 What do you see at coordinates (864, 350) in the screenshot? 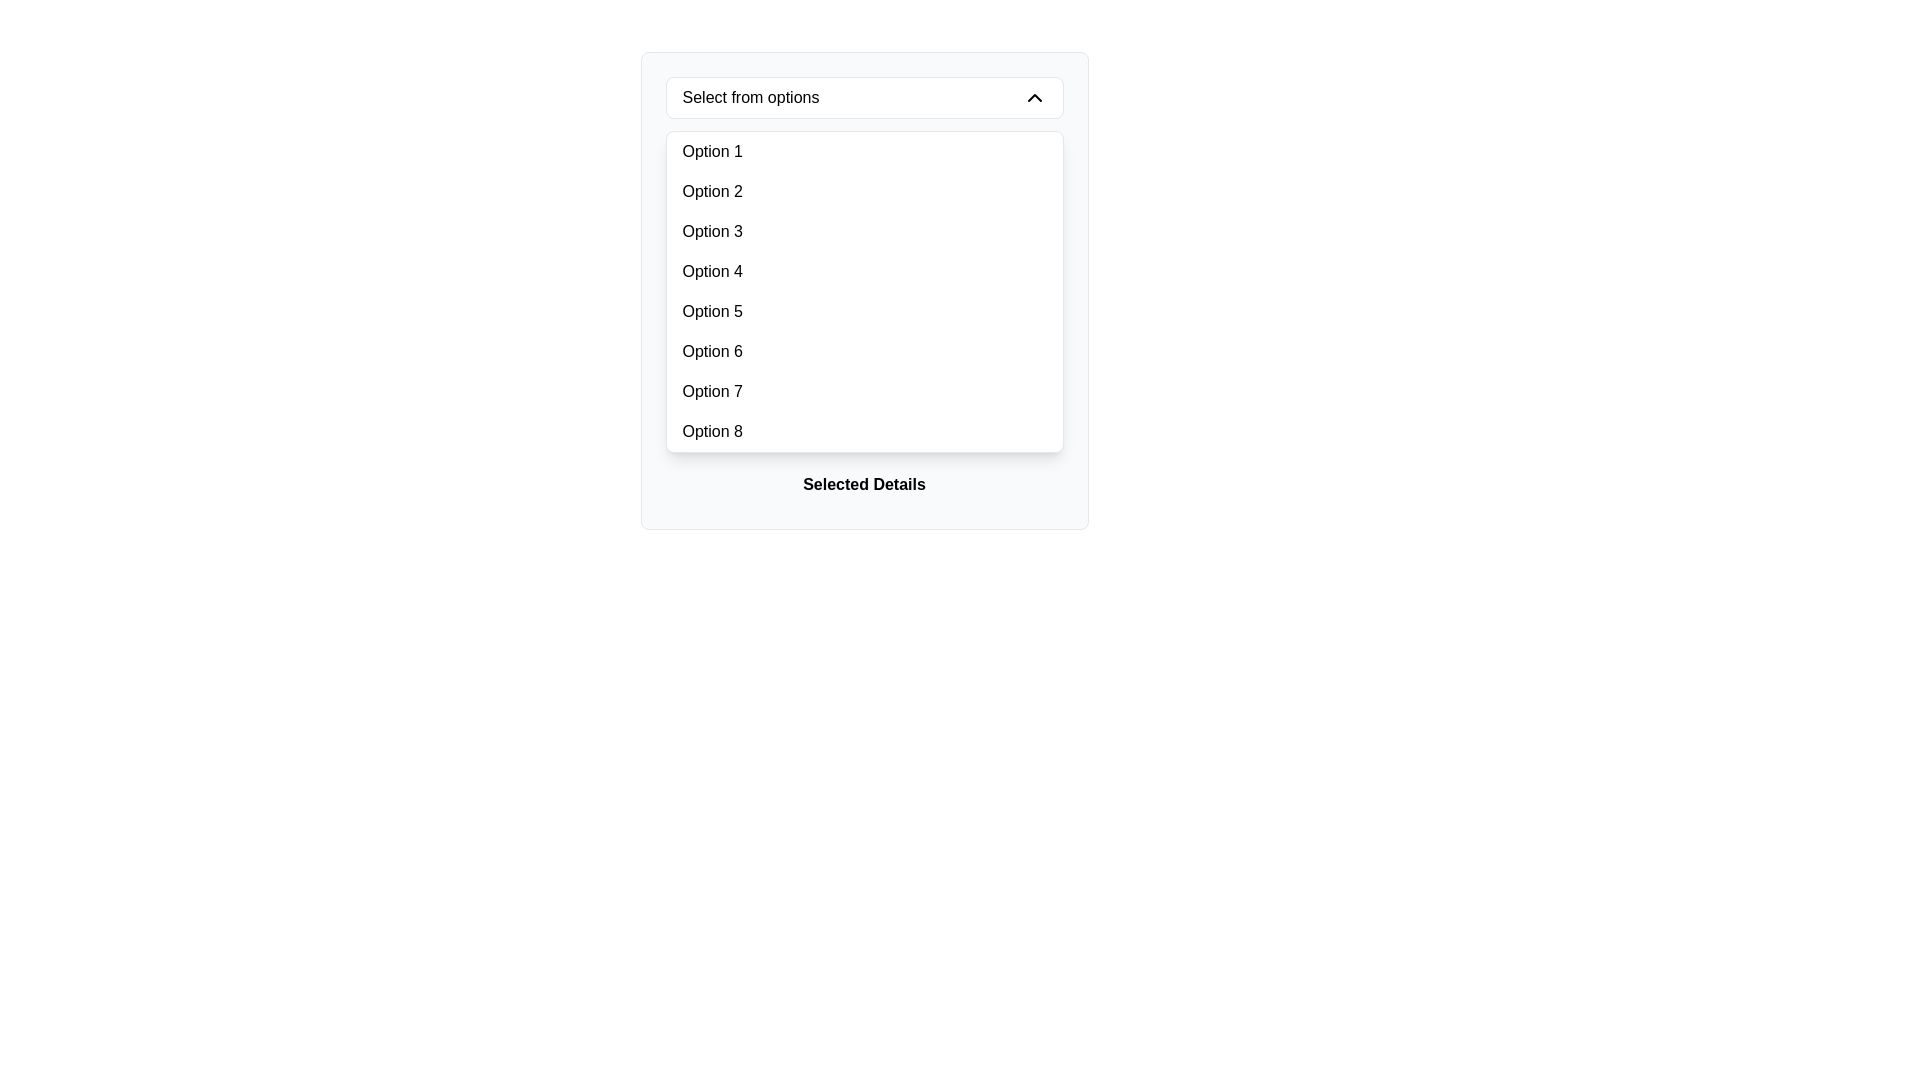
I see `the sixth selectable option in the dropdown menu` at bounding box center [864, 350].